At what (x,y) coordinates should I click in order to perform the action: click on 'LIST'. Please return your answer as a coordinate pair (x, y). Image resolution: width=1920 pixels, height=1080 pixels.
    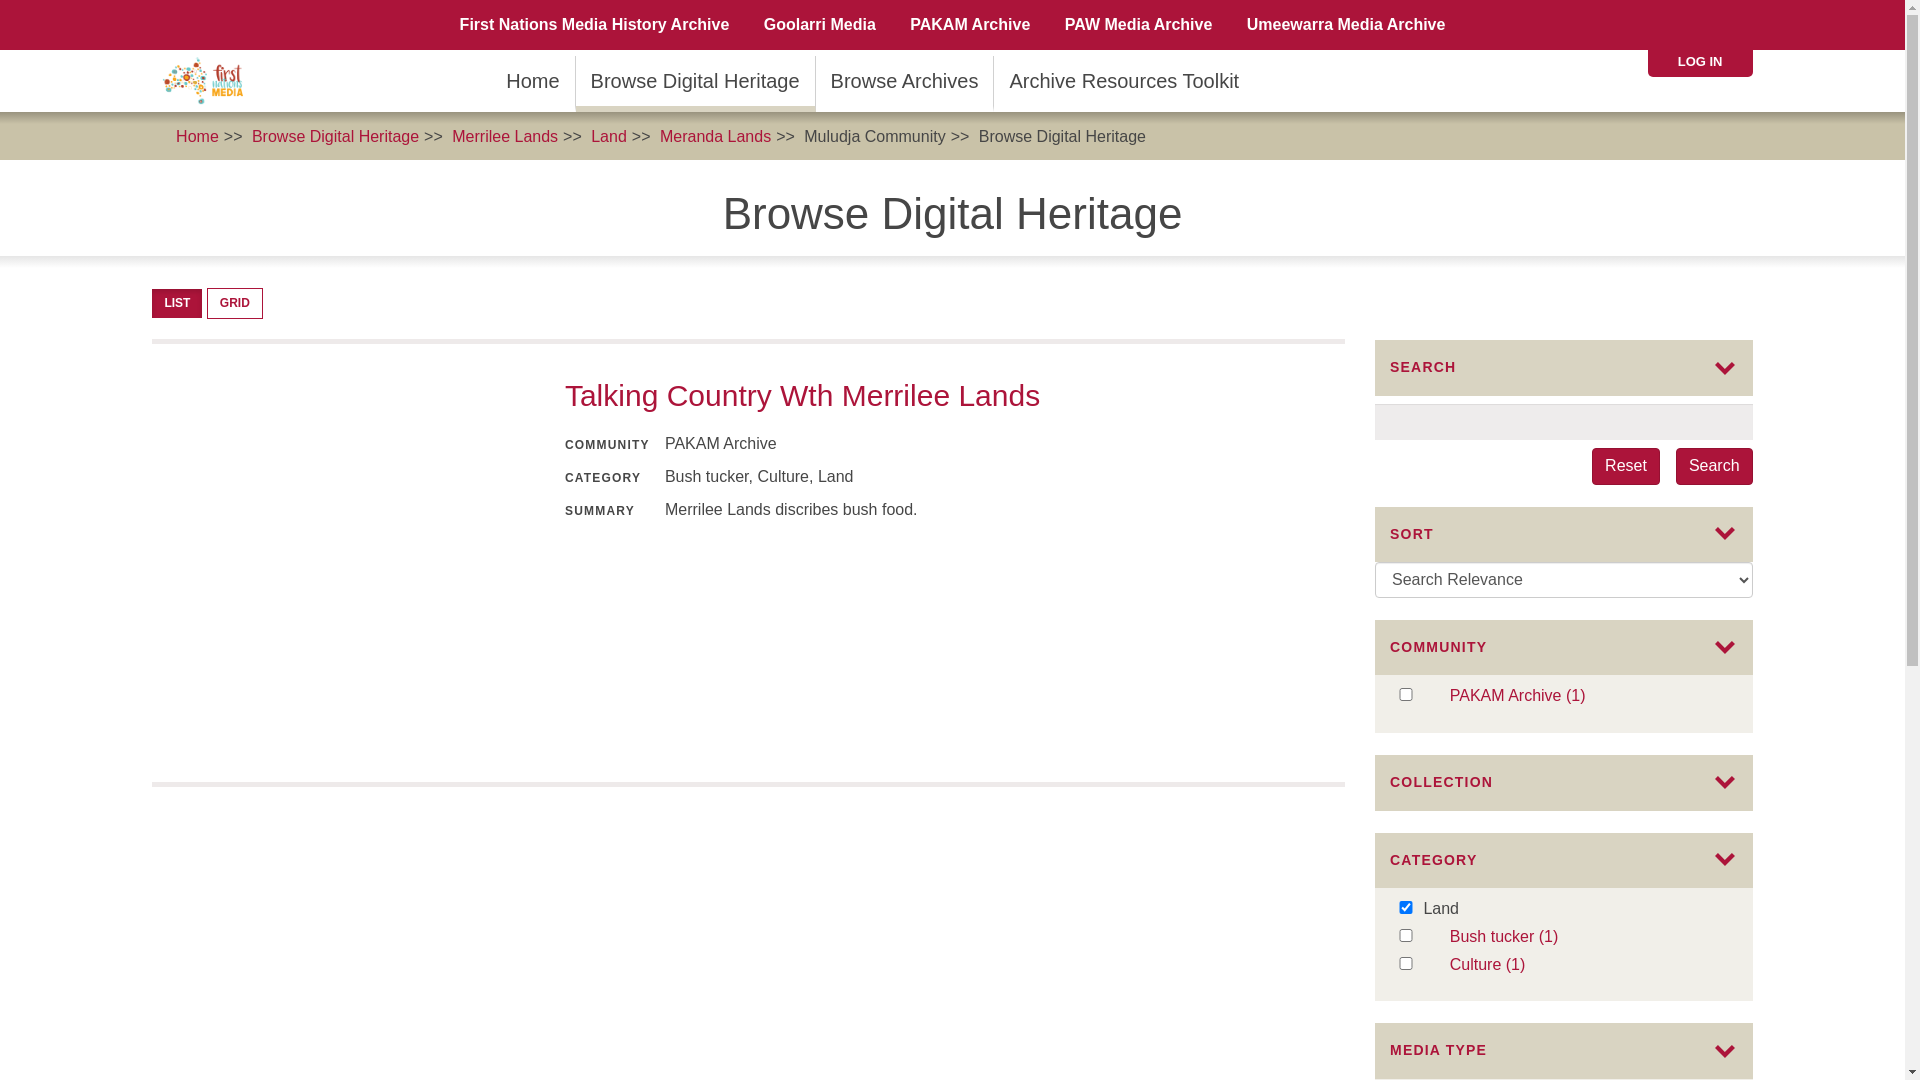
    Looking at the image, I should click on (177, 303).